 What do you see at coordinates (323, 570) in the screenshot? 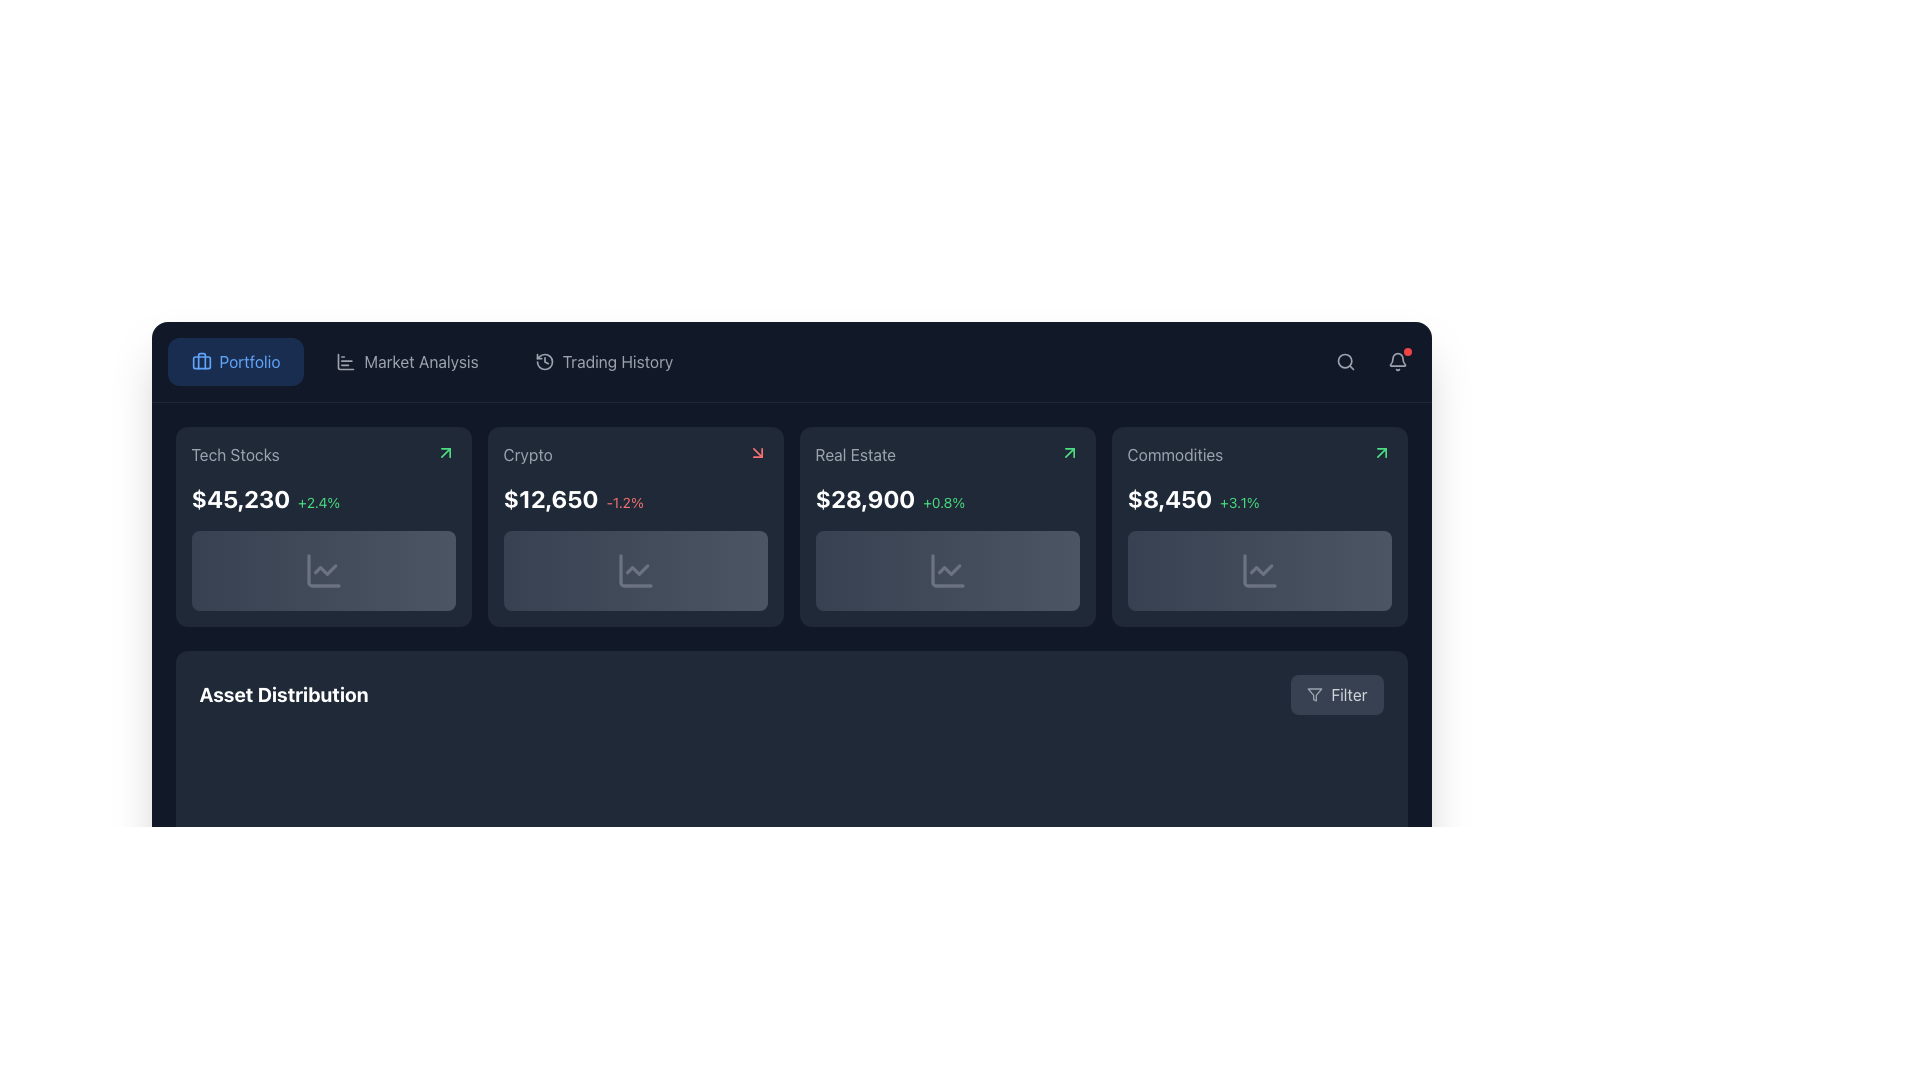
I see `the analytical icon representing the 'Tech Stocks' section, which is located on the first card in a horizontal layout of four cards beneath the navigation bar` at bounding box center [323, 570].